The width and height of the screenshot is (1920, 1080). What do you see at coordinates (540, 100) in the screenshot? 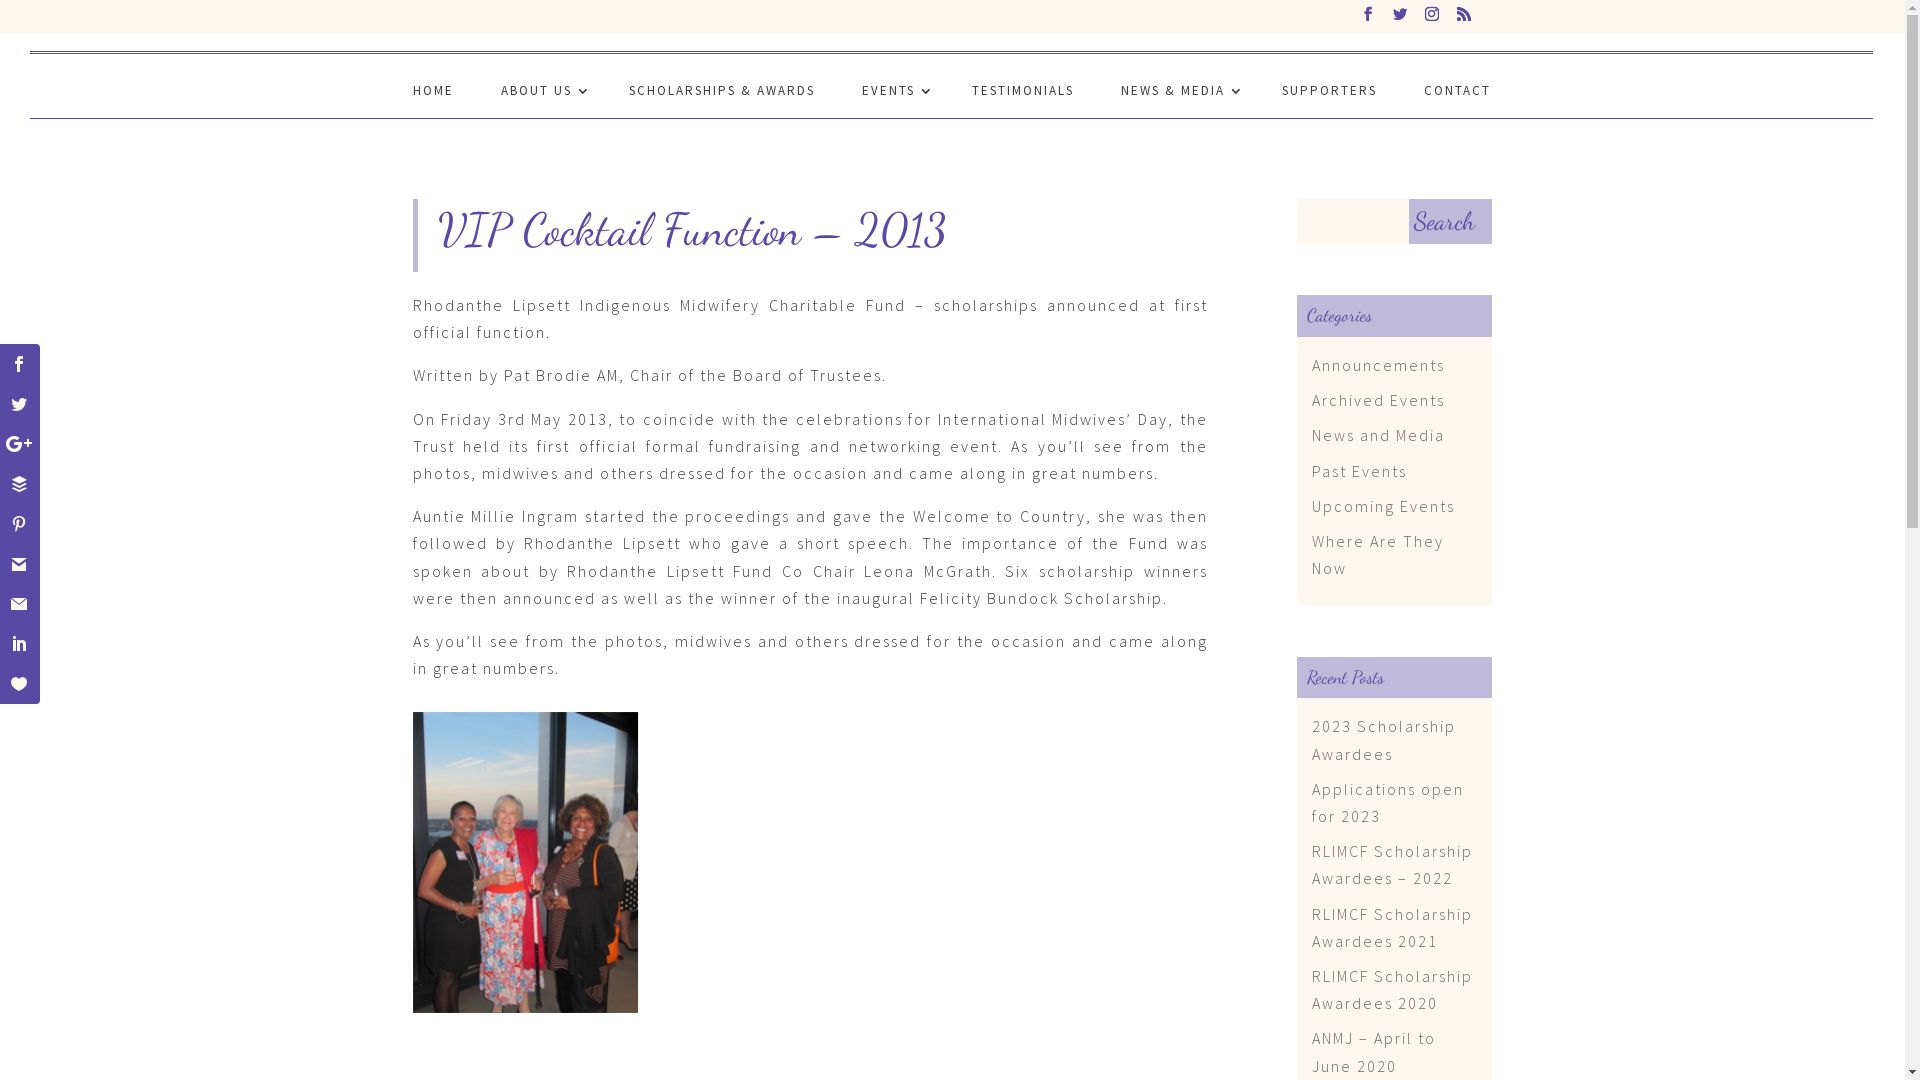
I see `'ABOUT US'` at bounding box center [540, 100].